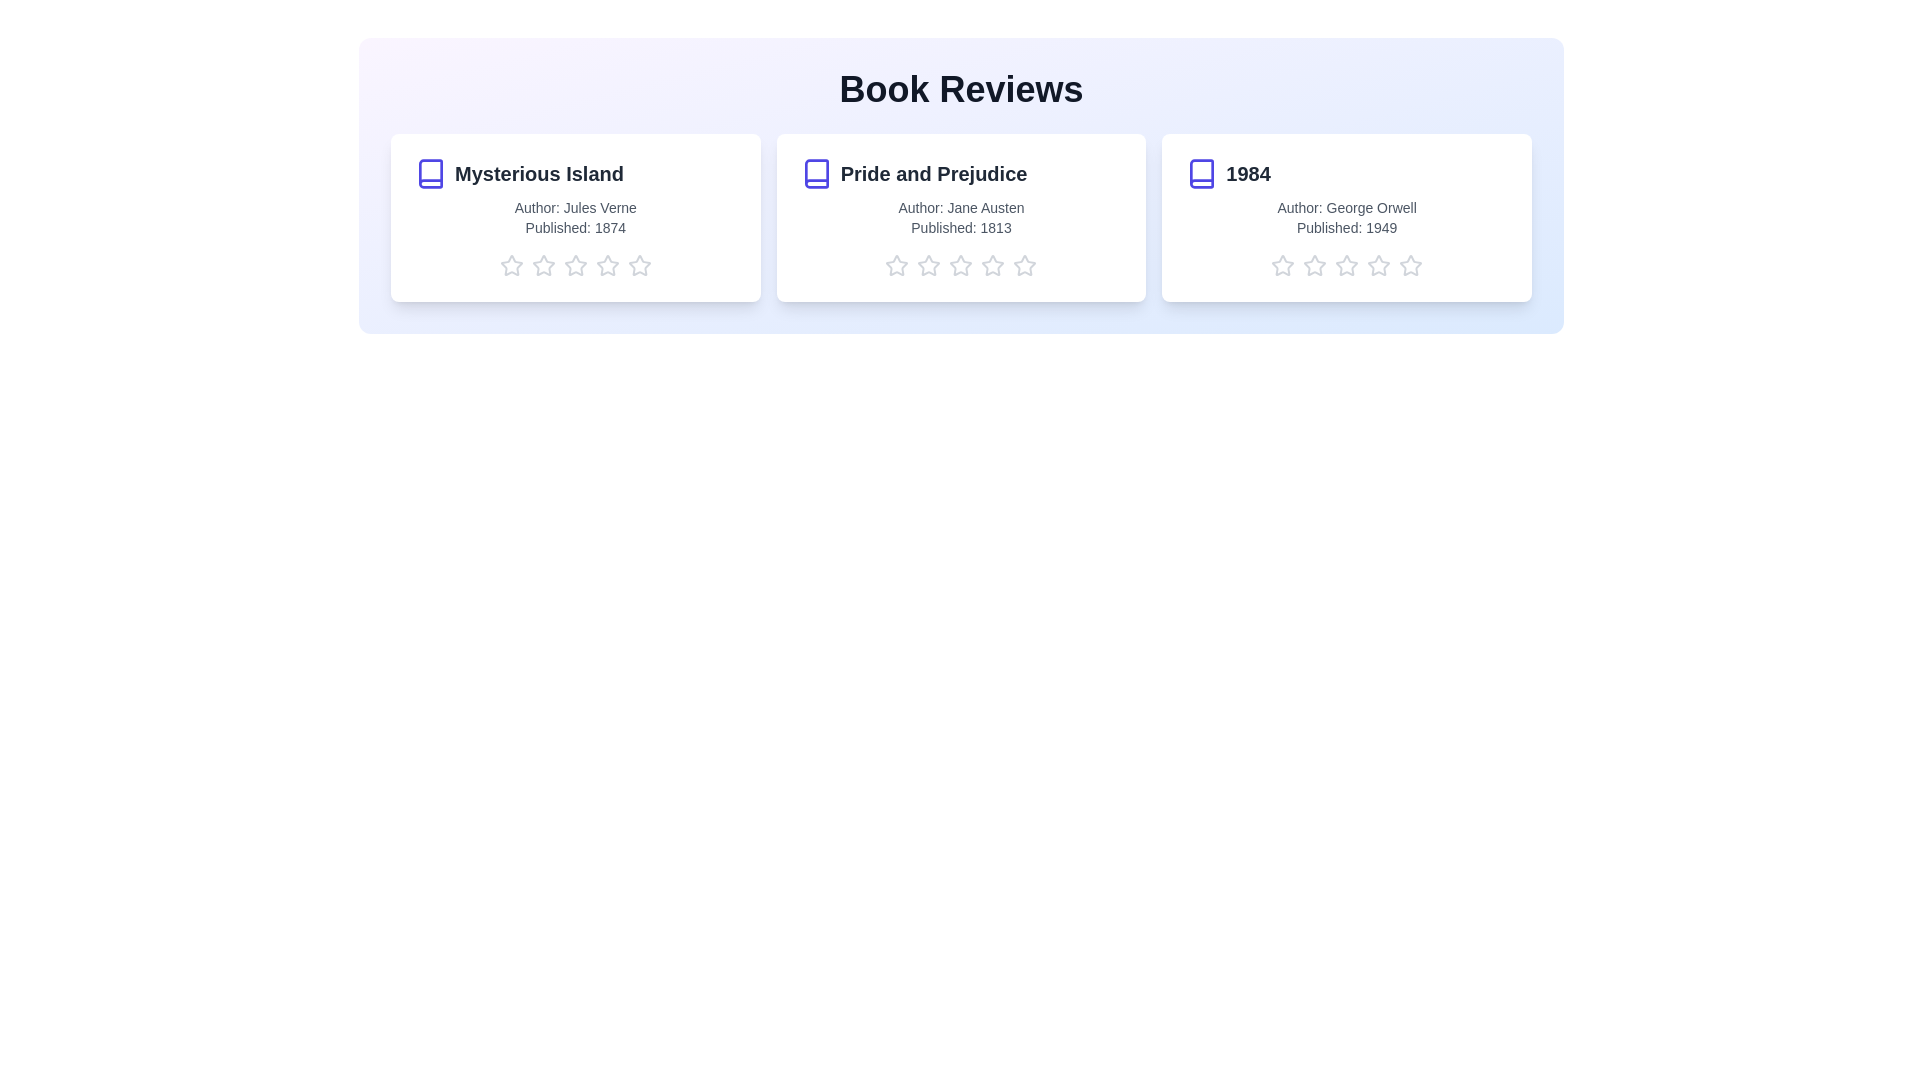 The height and width of the screenshot is (1080, 1920). What do you see at coordinates (1200, 172) in the screenshot?
I see `the book icon of the book titled 1984` at bounding box center [1200, 172].